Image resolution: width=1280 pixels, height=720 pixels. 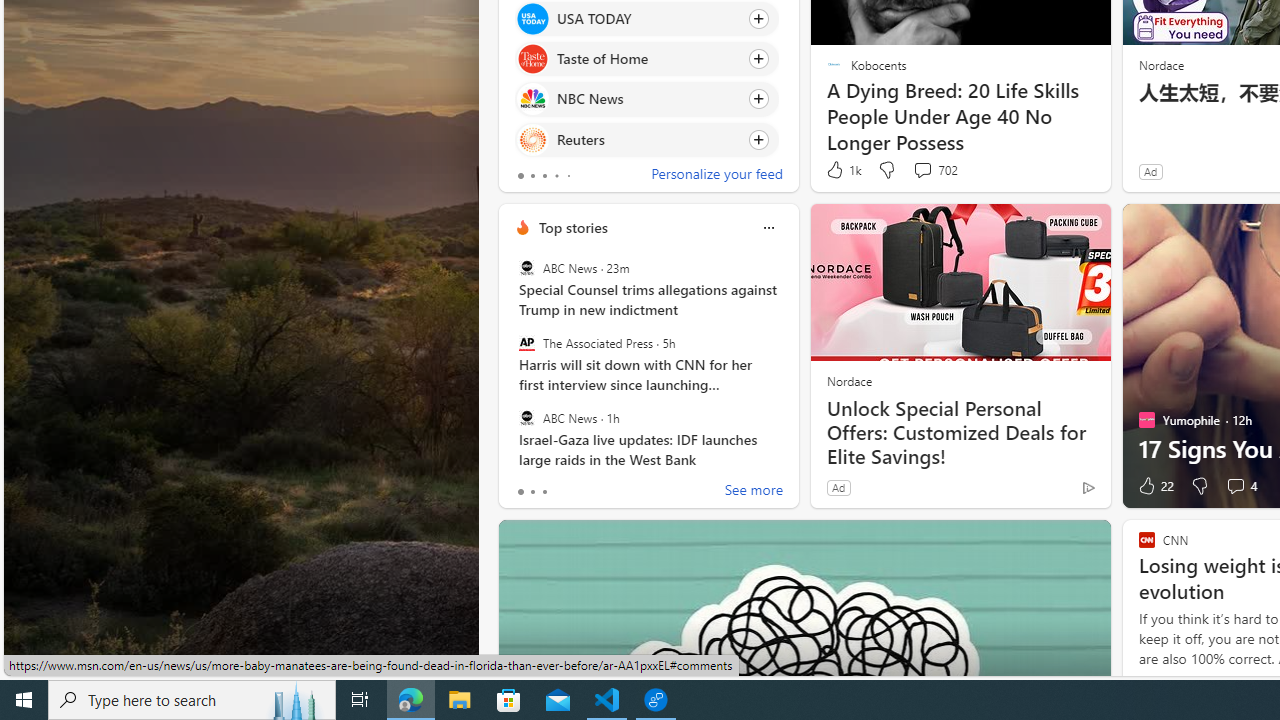 I want to click on 'tab-1', so click(x=532, y=492).